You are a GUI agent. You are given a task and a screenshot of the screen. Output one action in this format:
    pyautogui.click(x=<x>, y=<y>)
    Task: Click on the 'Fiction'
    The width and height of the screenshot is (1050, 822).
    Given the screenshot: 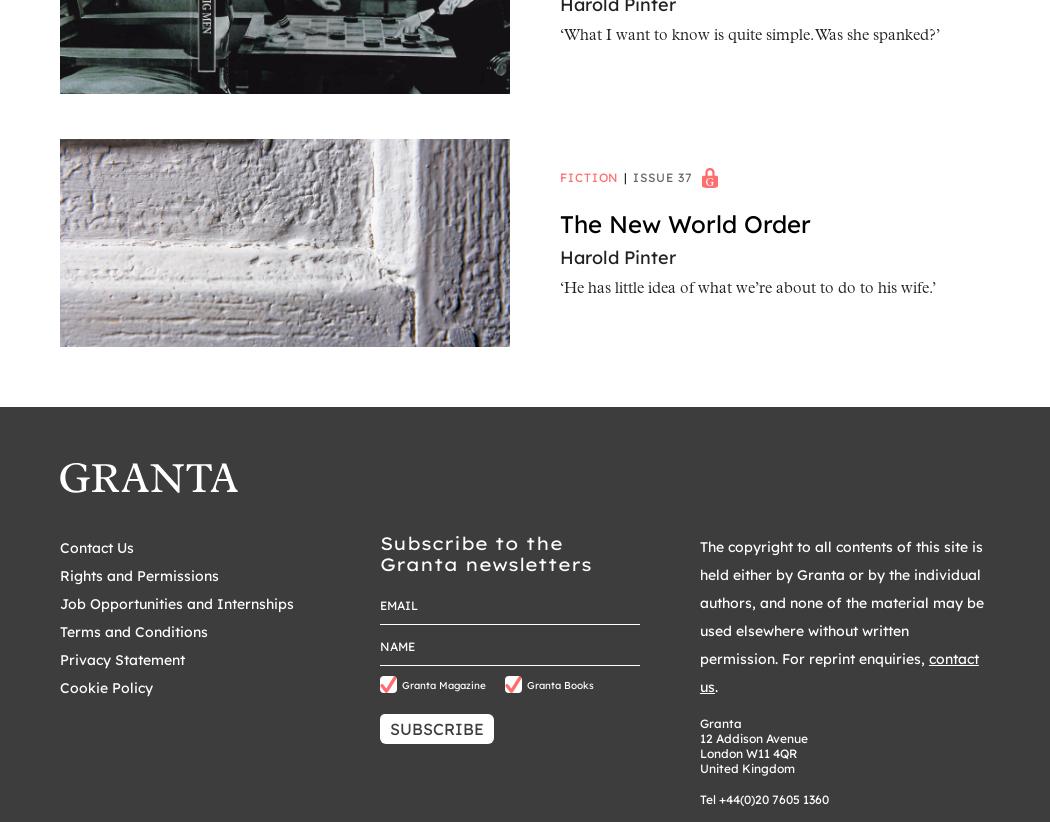 What is the action you would take?
    pyautogui.click(x=559, y=175)
    